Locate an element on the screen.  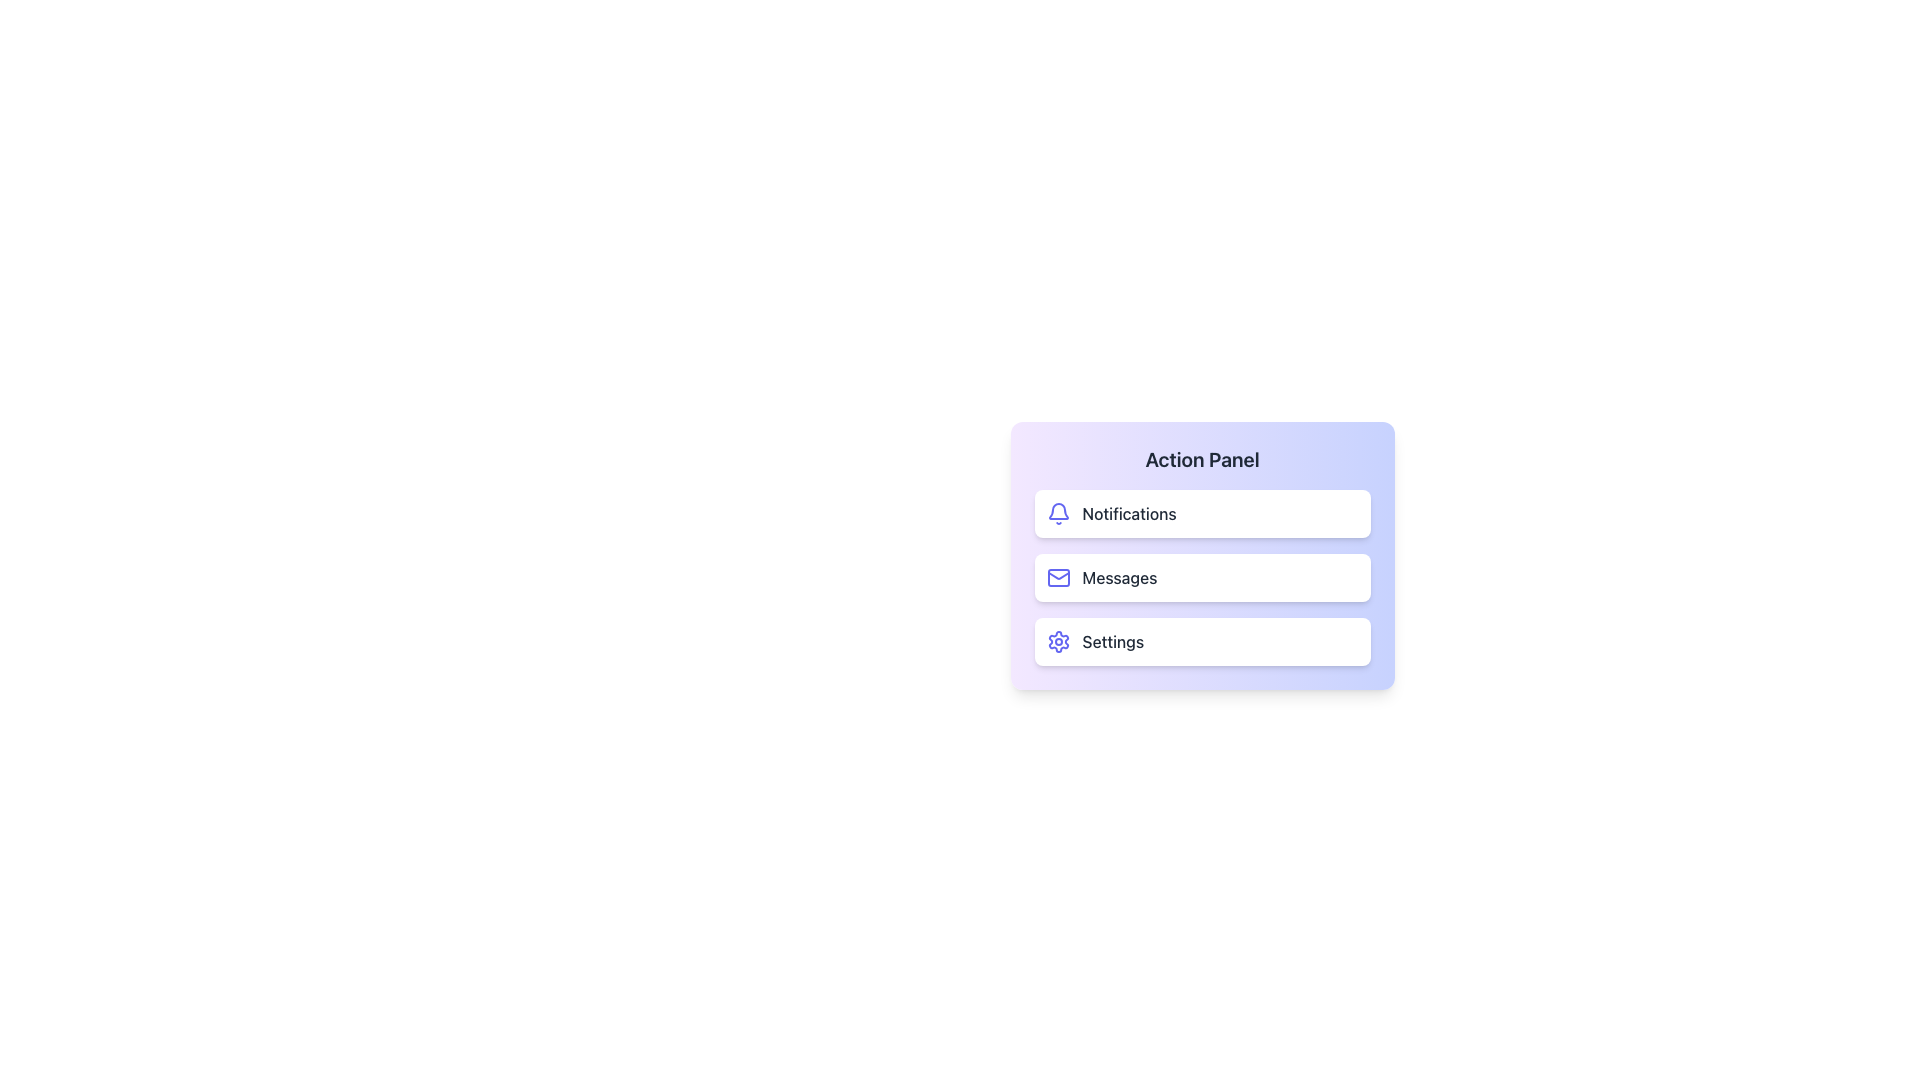
the thin triangular line drawing of the envelope's flap located within the 'Messages' panel of the SVG icon is located at coordinates (1057, 575).